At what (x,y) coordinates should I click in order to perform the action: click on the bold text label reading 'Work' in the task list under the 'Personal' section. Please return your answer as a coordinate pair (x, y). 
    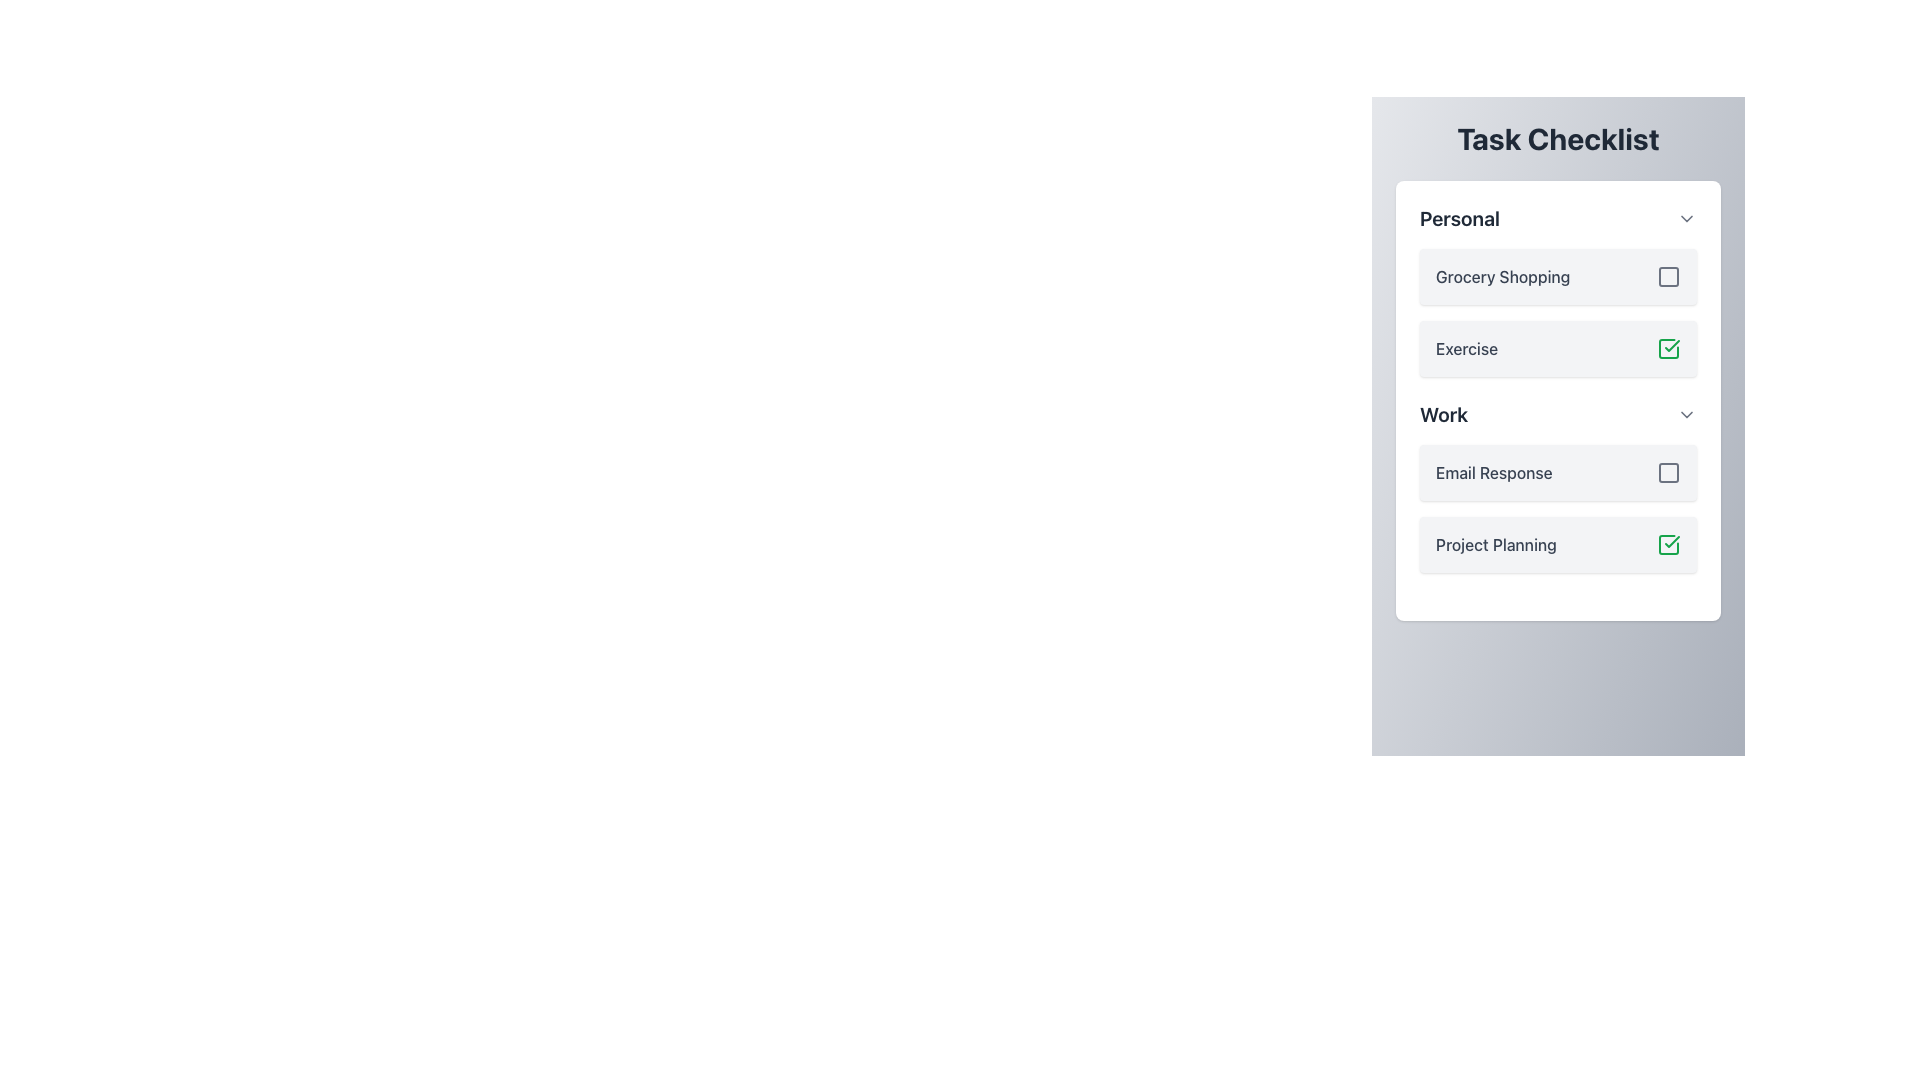
    Looking at the image, I should click on (1444, 414).